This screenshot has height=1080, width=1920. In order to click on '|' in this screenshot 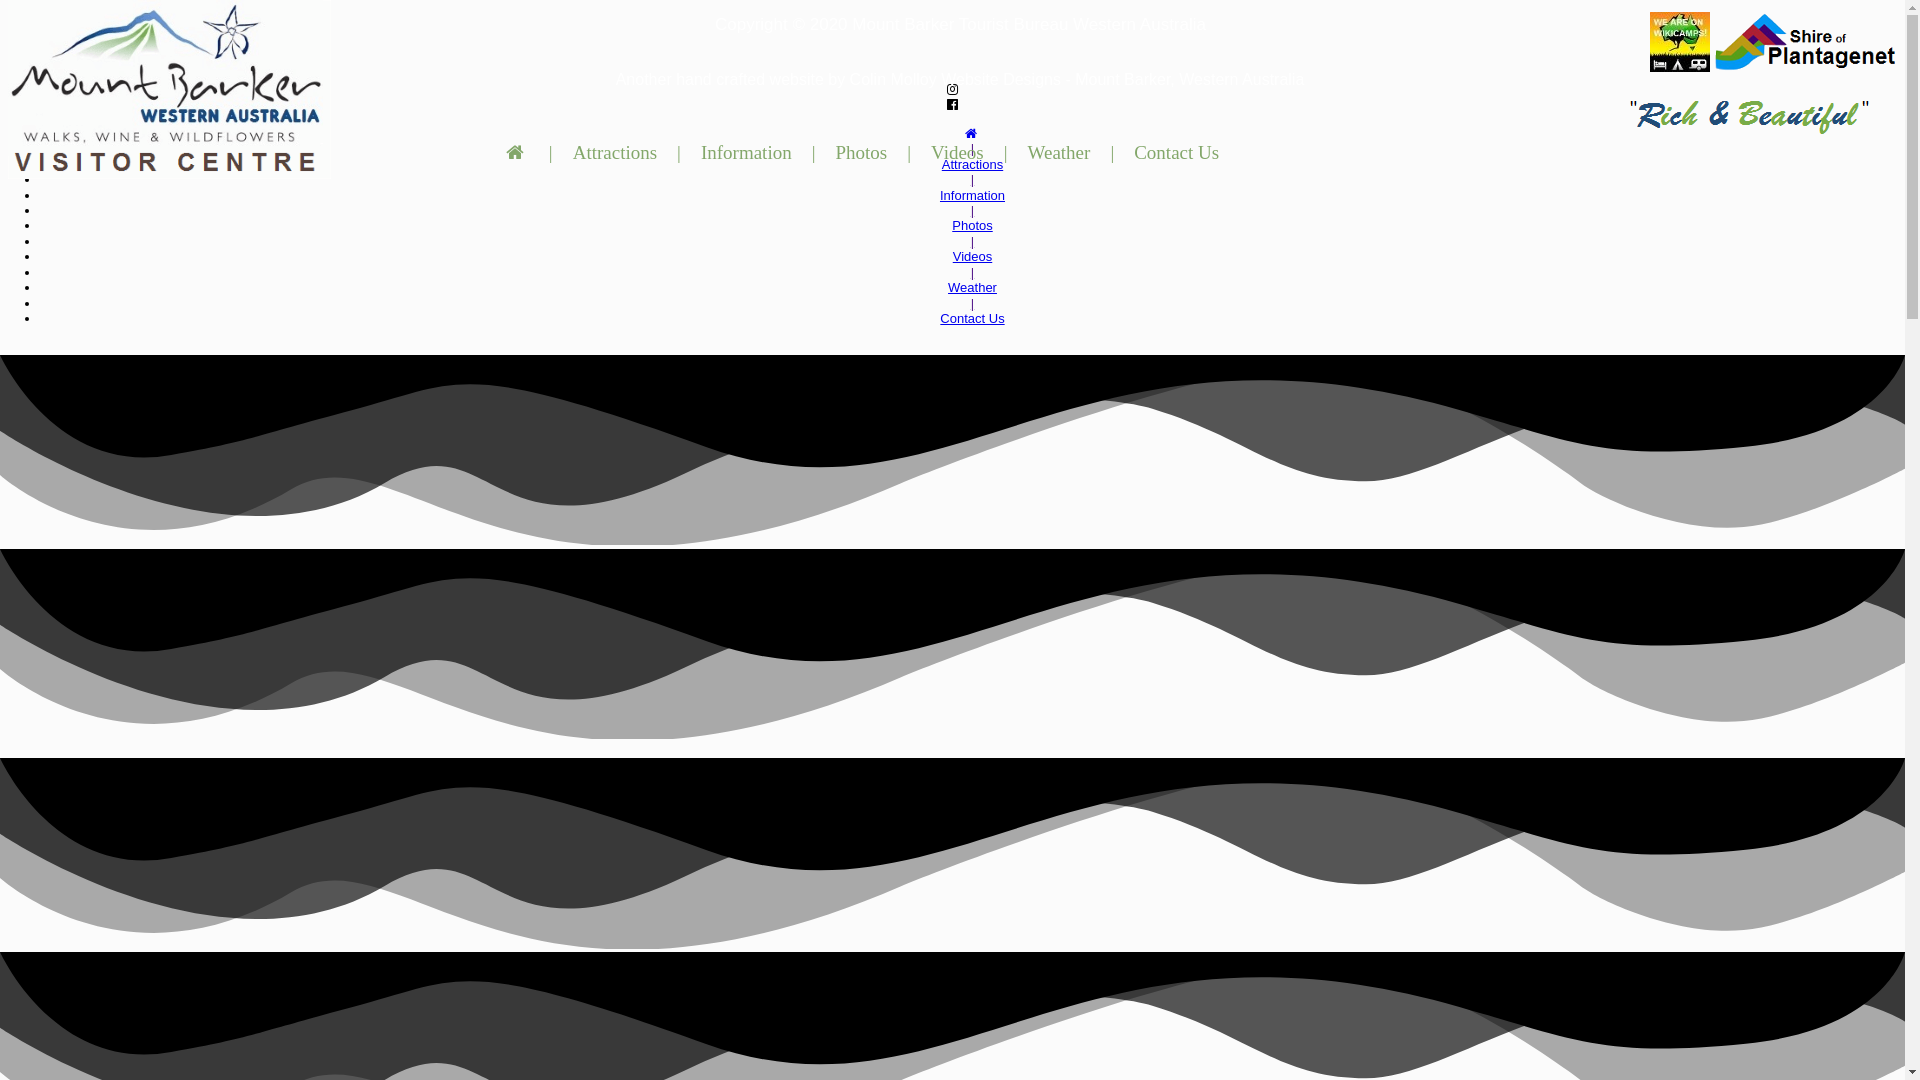, I will do `click(551, 152)`.